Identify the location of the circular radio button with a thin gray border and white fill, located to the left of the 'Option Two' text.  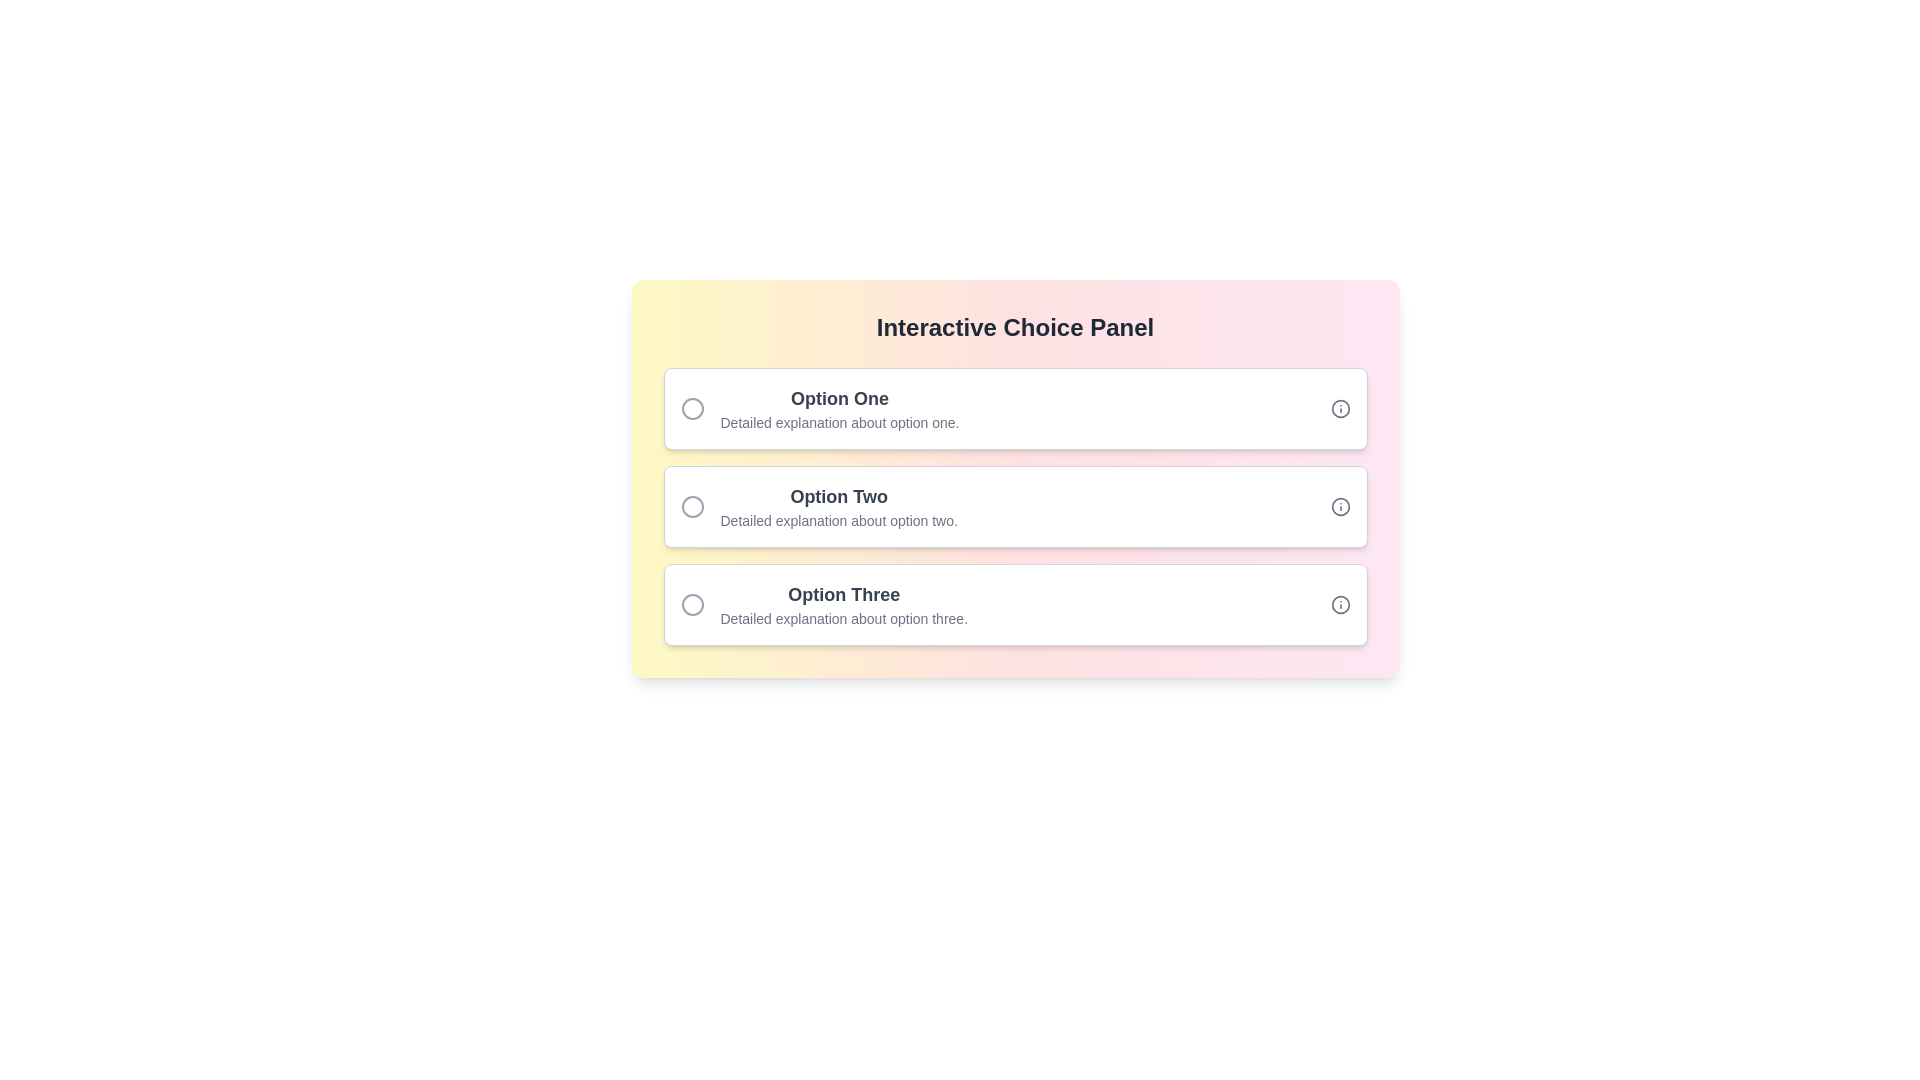
(700, 505).